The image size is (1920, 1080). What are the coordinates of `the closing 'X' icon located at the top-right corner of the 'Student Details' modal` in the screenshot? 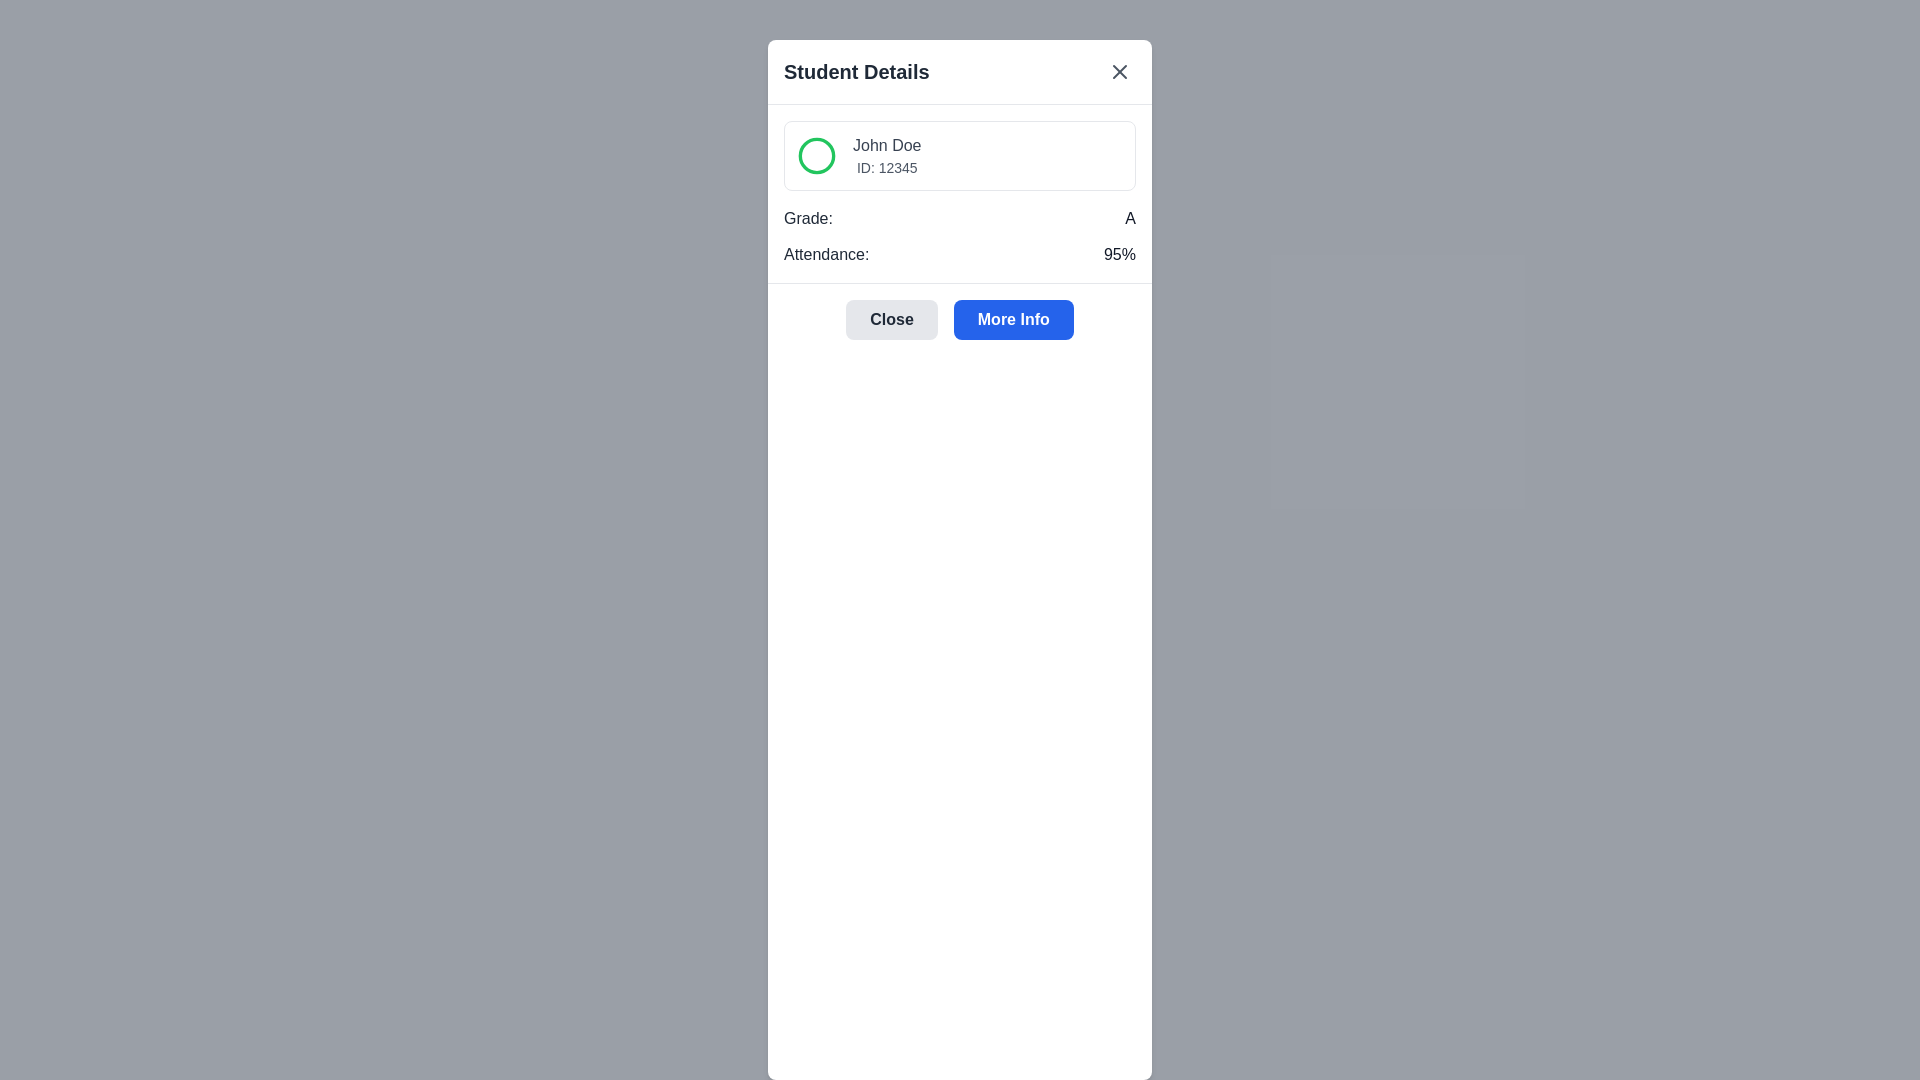 It's located at (1118, 71).